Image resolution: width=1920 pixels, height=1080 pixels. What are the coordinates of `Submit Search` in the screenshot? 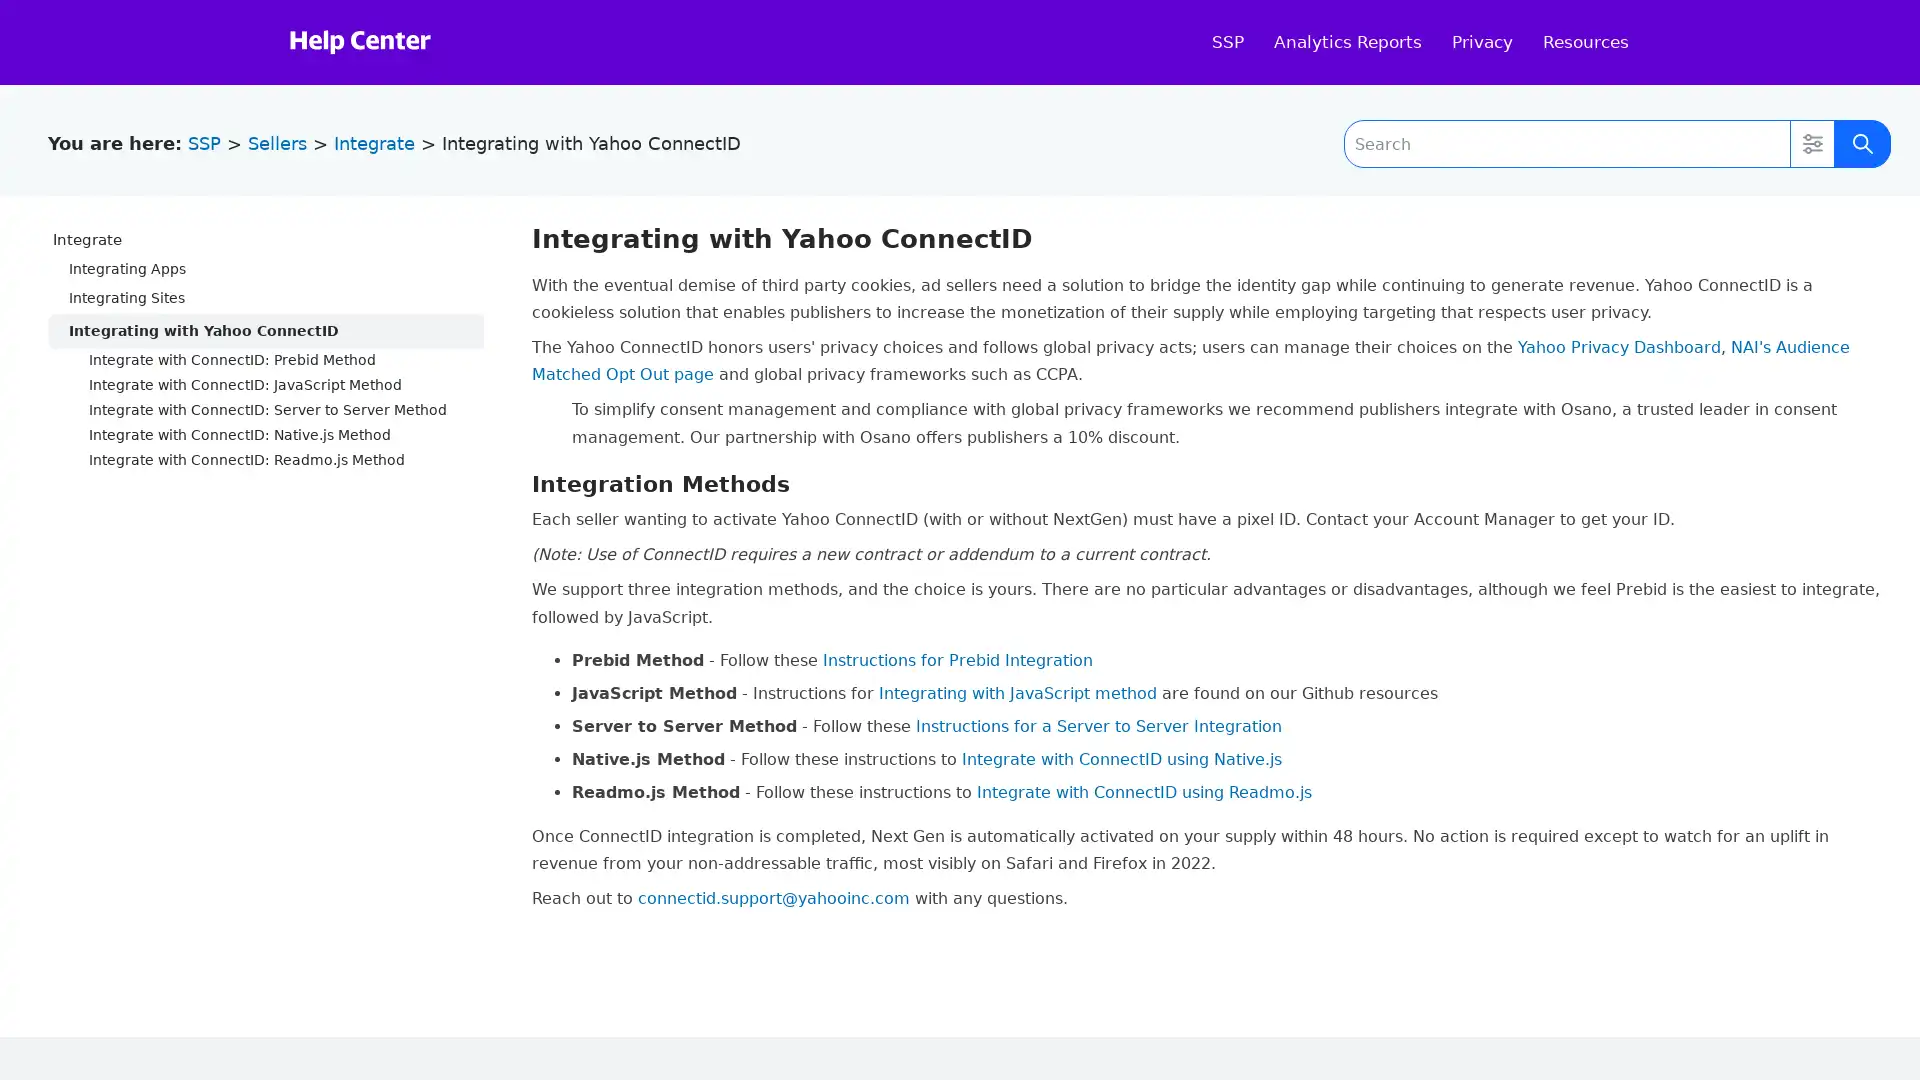 It's located at (1861, 142).